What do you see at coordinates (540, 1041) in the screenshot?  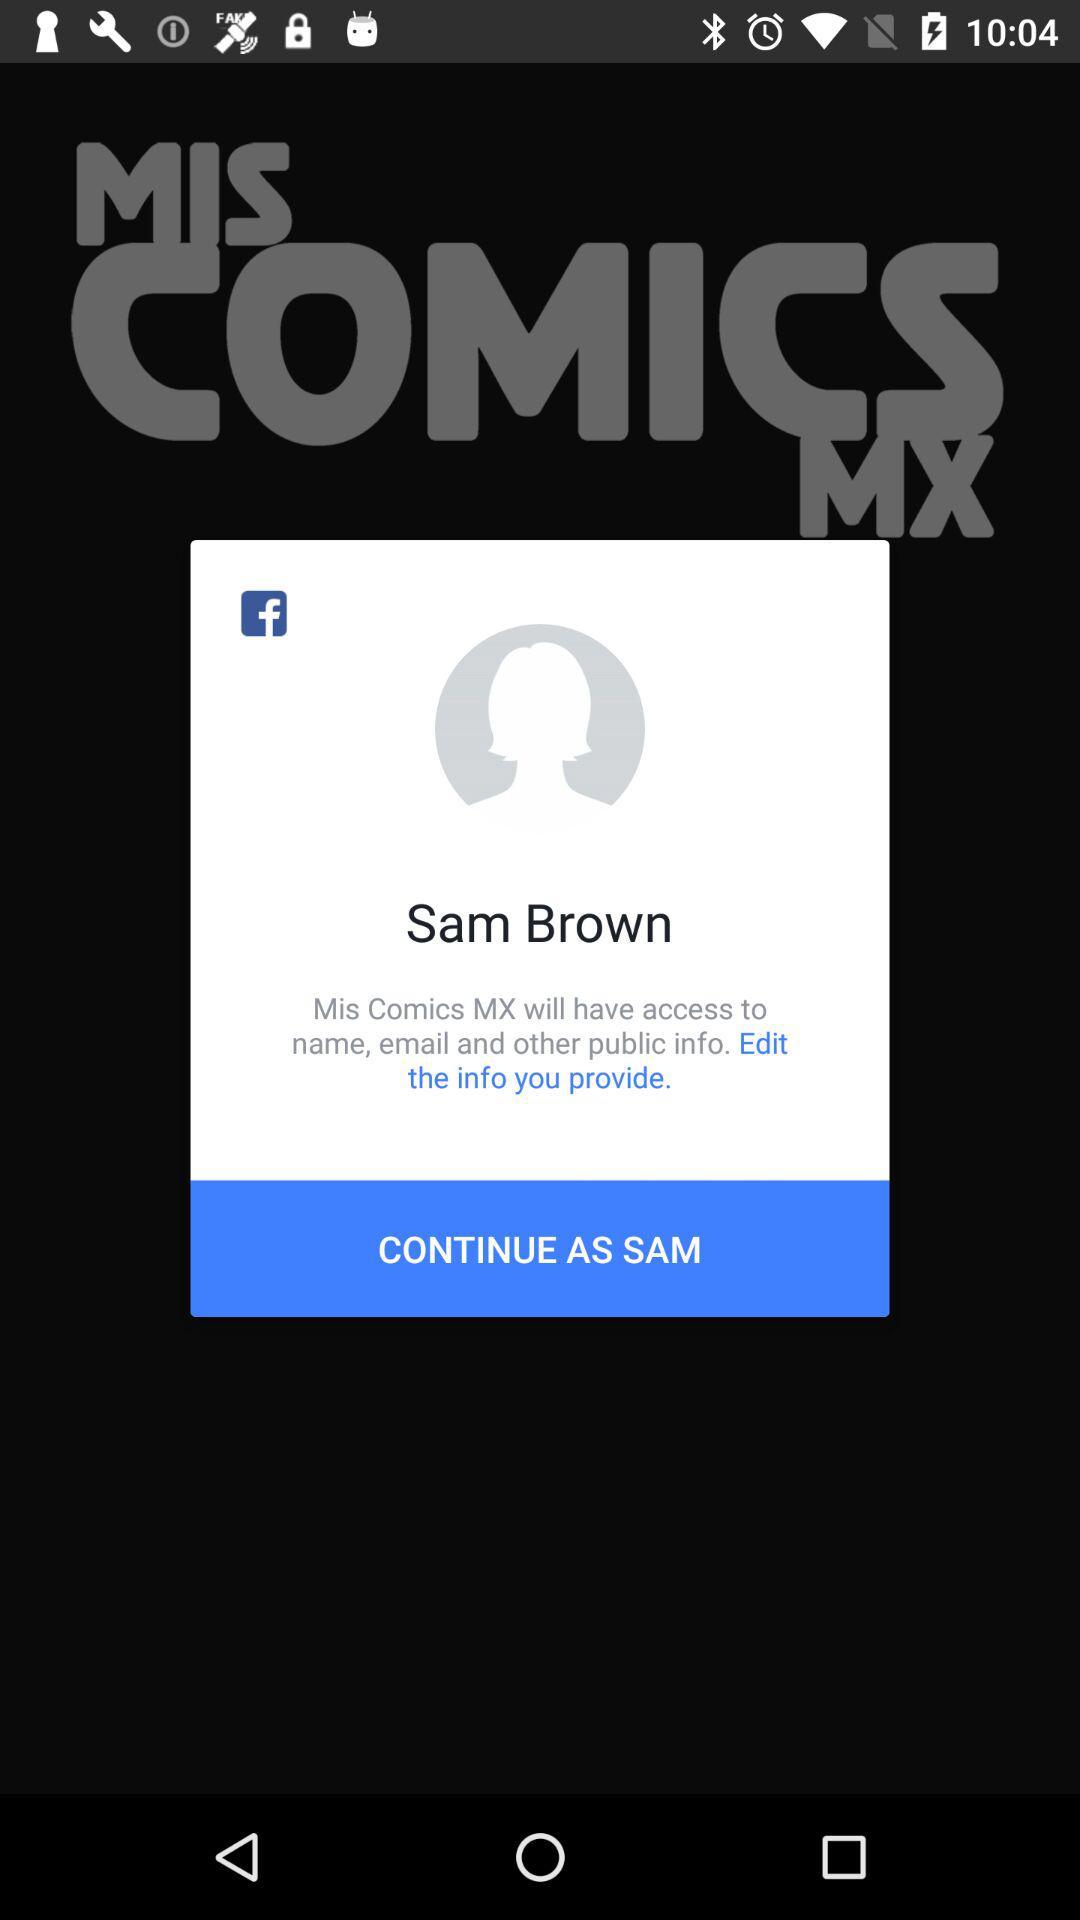 I see `the icon above continue as sam item` at bounding box center [540, 1041].